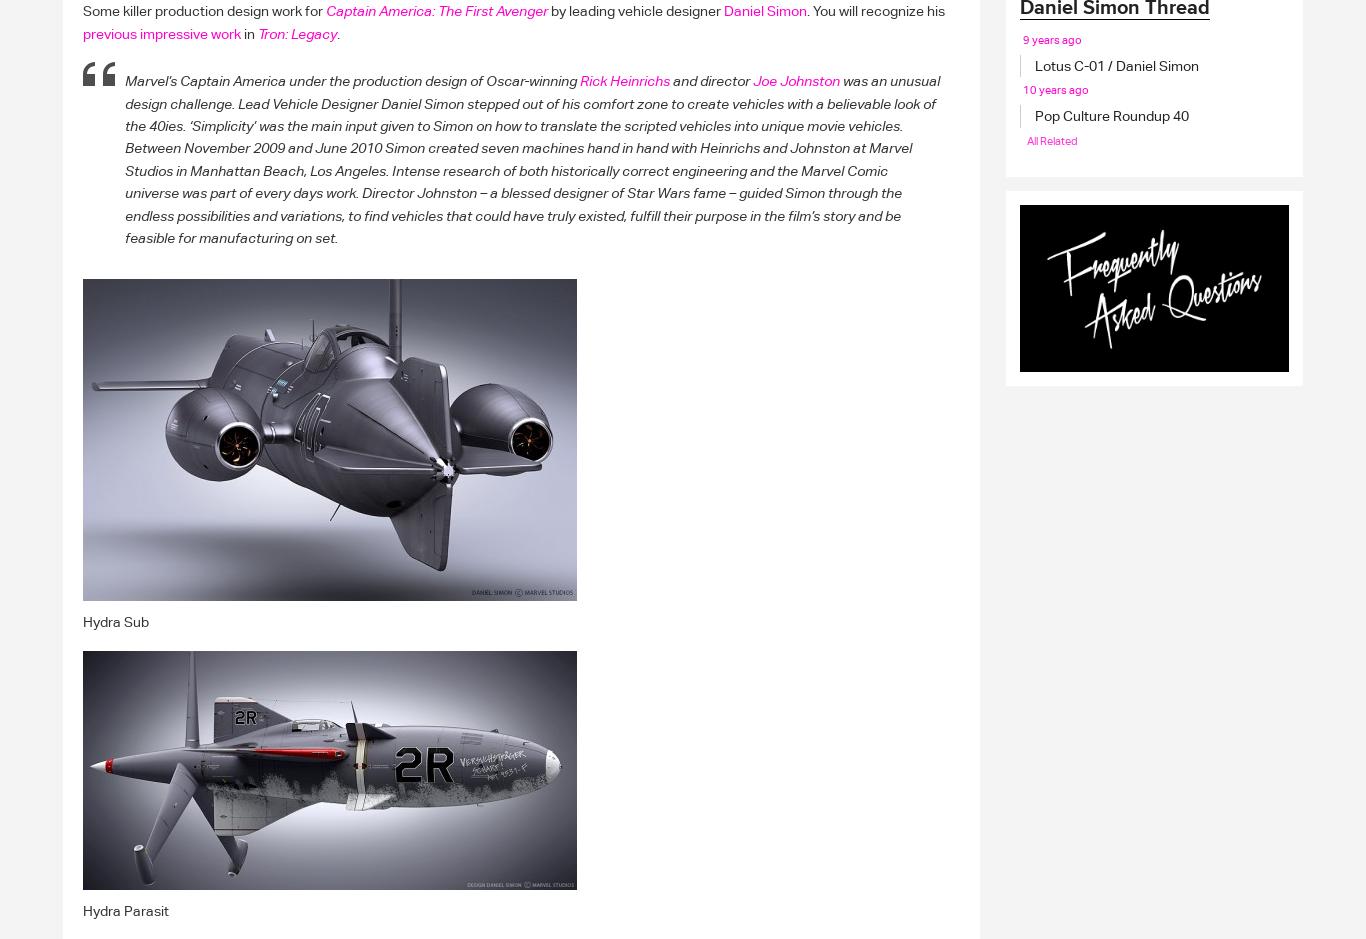  Describe the element at coordinates (114, 620) in the screenshot. I see `'Hydra Sub'` at that location.